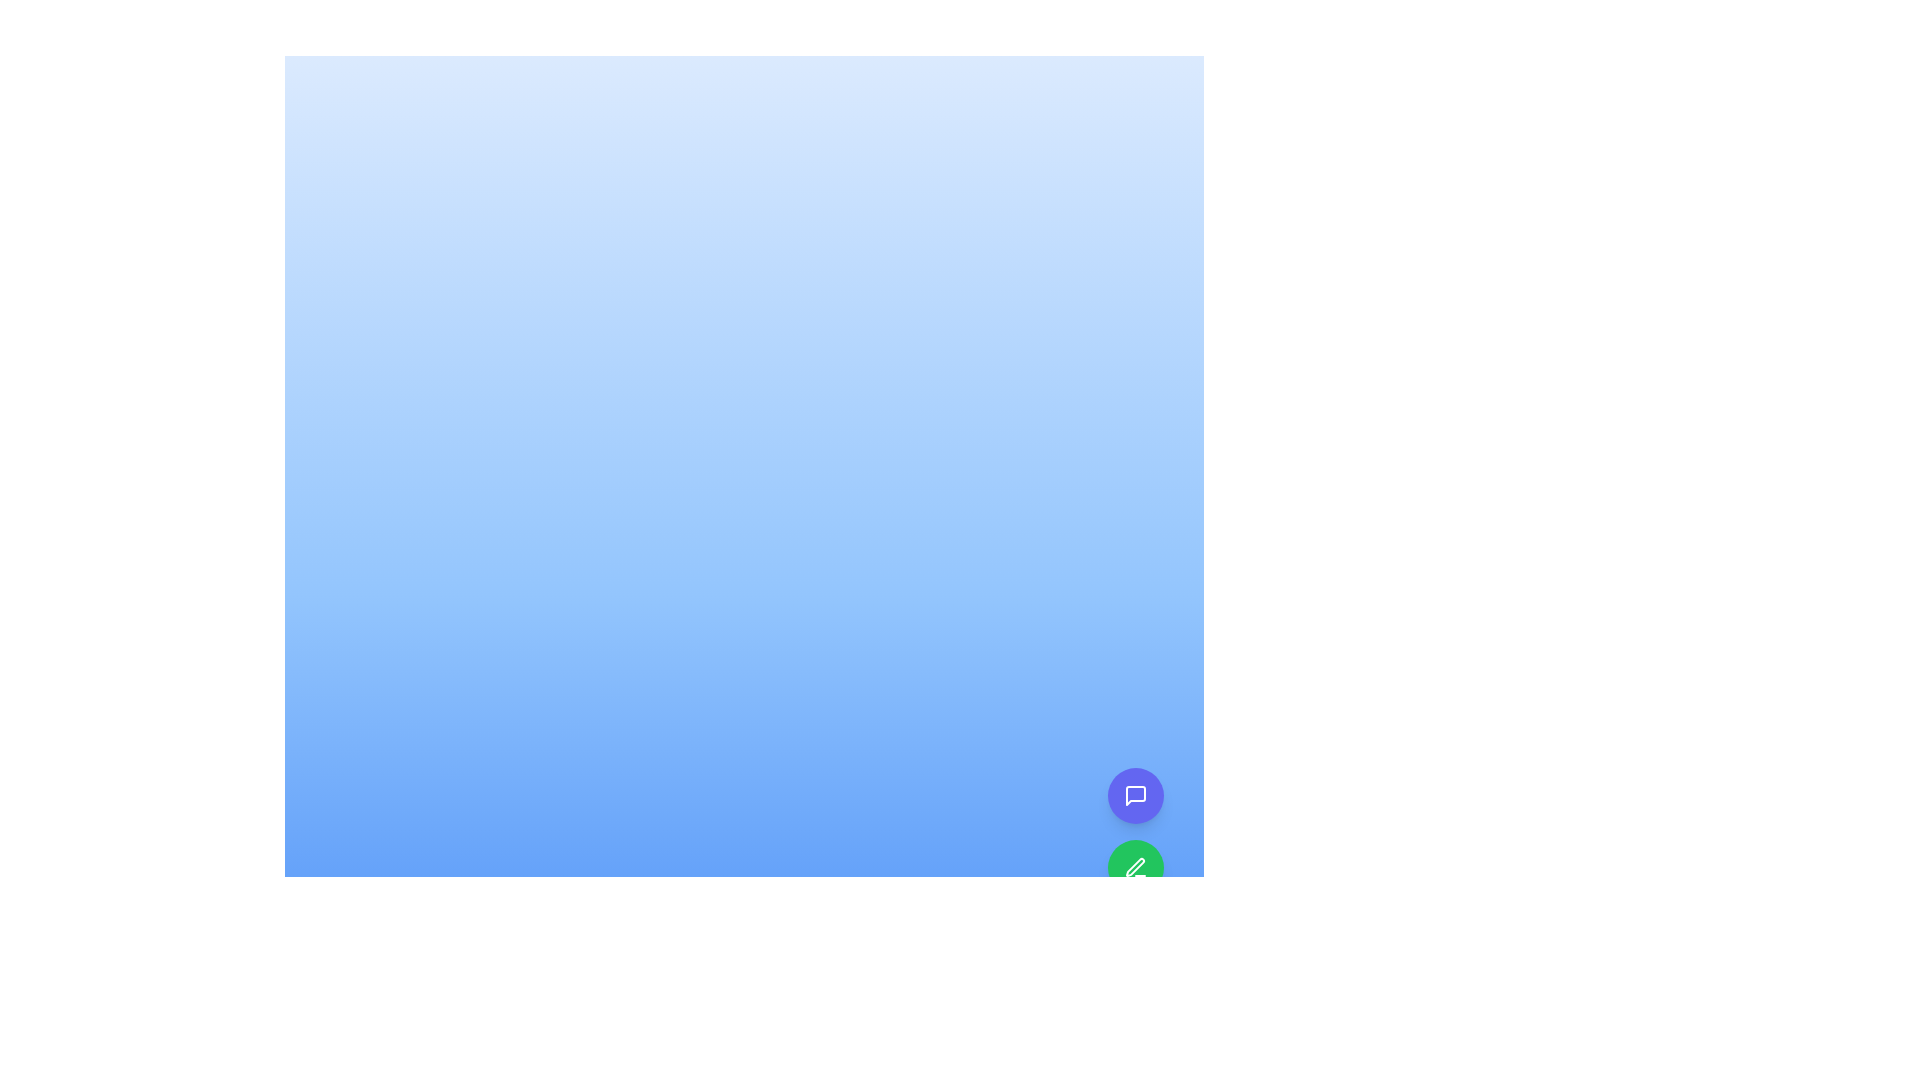  I want to click on the second button located in the bottom right corner of the interface, which features a pen icon, so click(1136, 866).